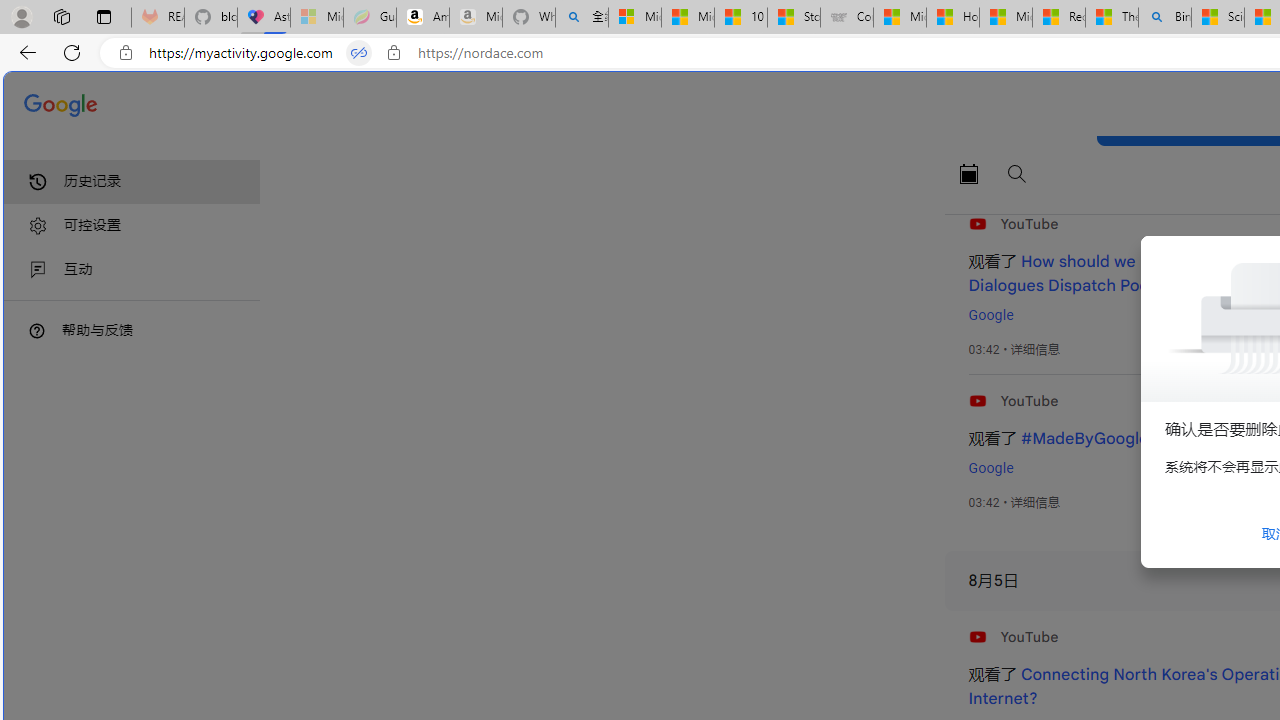 The image size is (1280, 720). Describe the element at coordinates (38, 270) in the screenshot. I see `'Class: i2GIId'` at that location.